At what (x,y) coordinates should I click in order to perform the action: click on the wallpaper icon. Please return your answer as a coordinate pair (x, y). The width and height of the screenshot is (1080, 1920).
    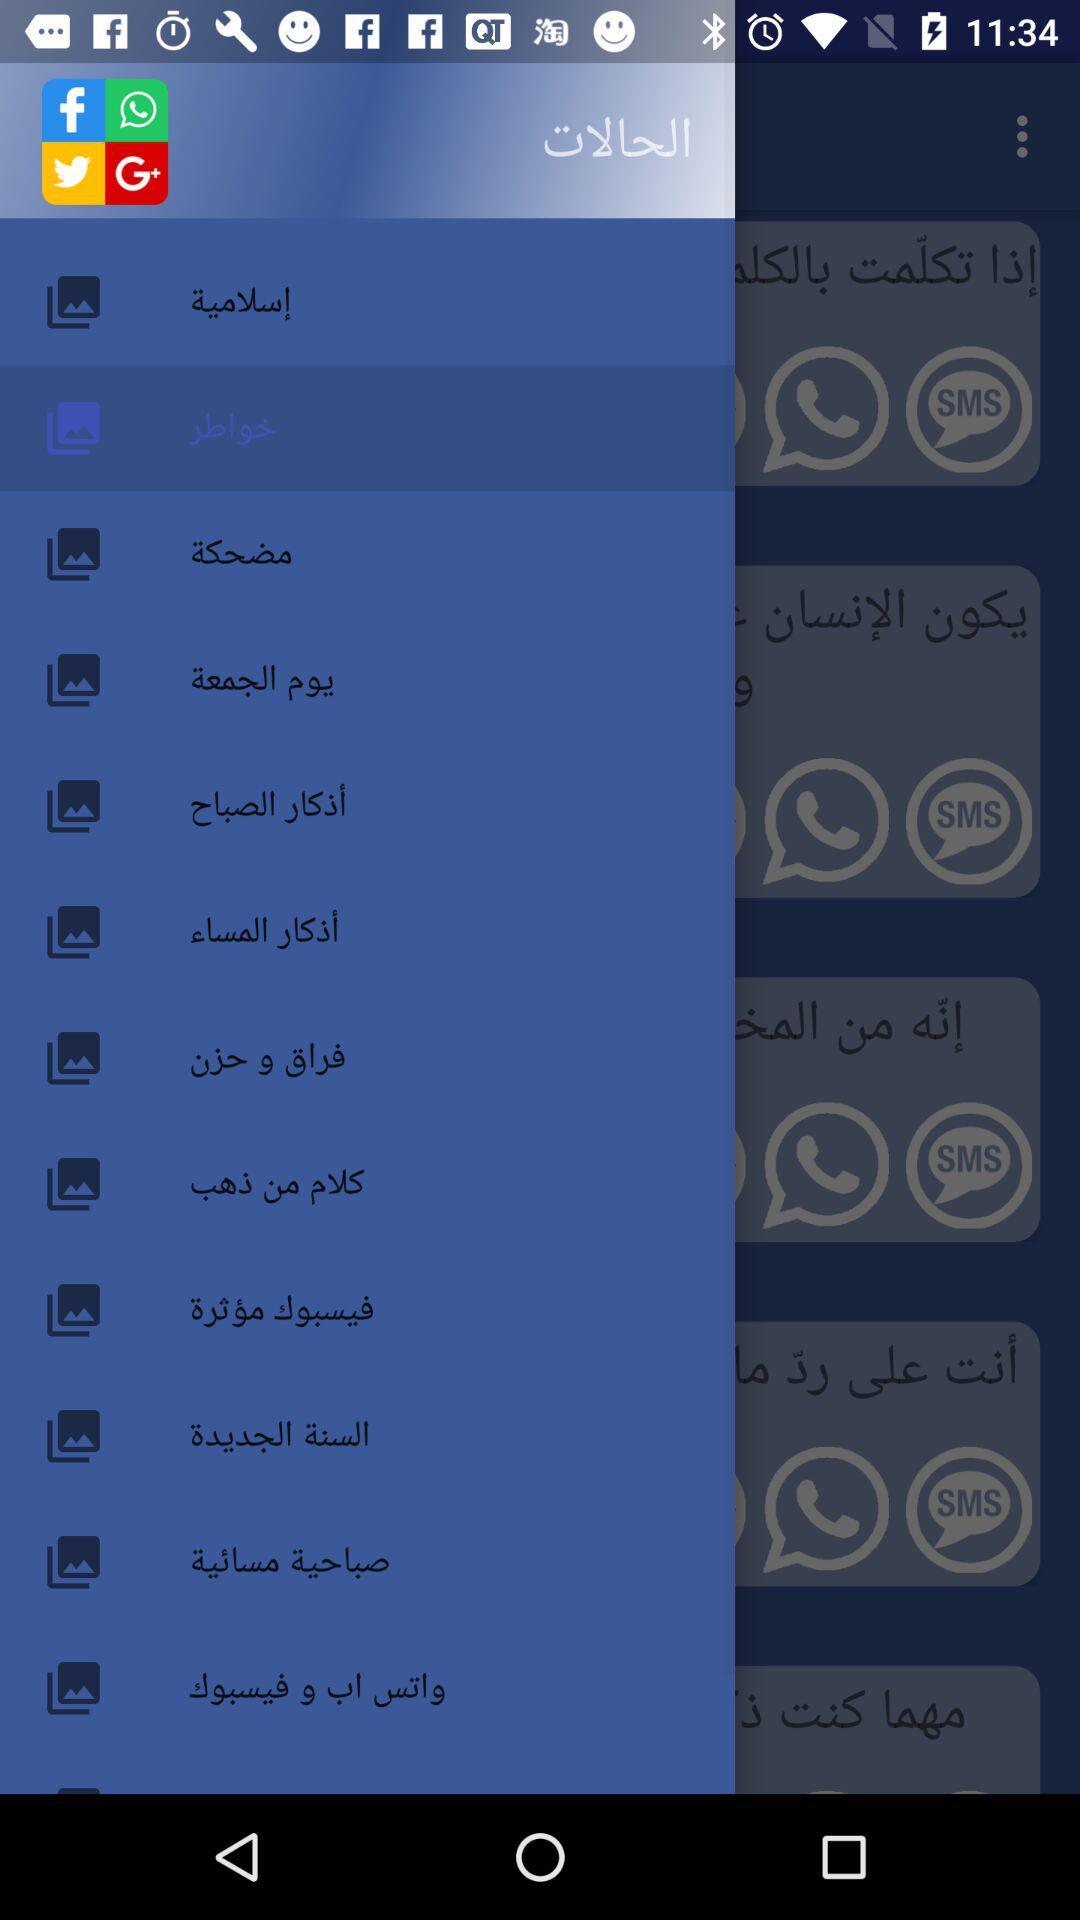
    Looking at the image, I should click on (115, 1678).